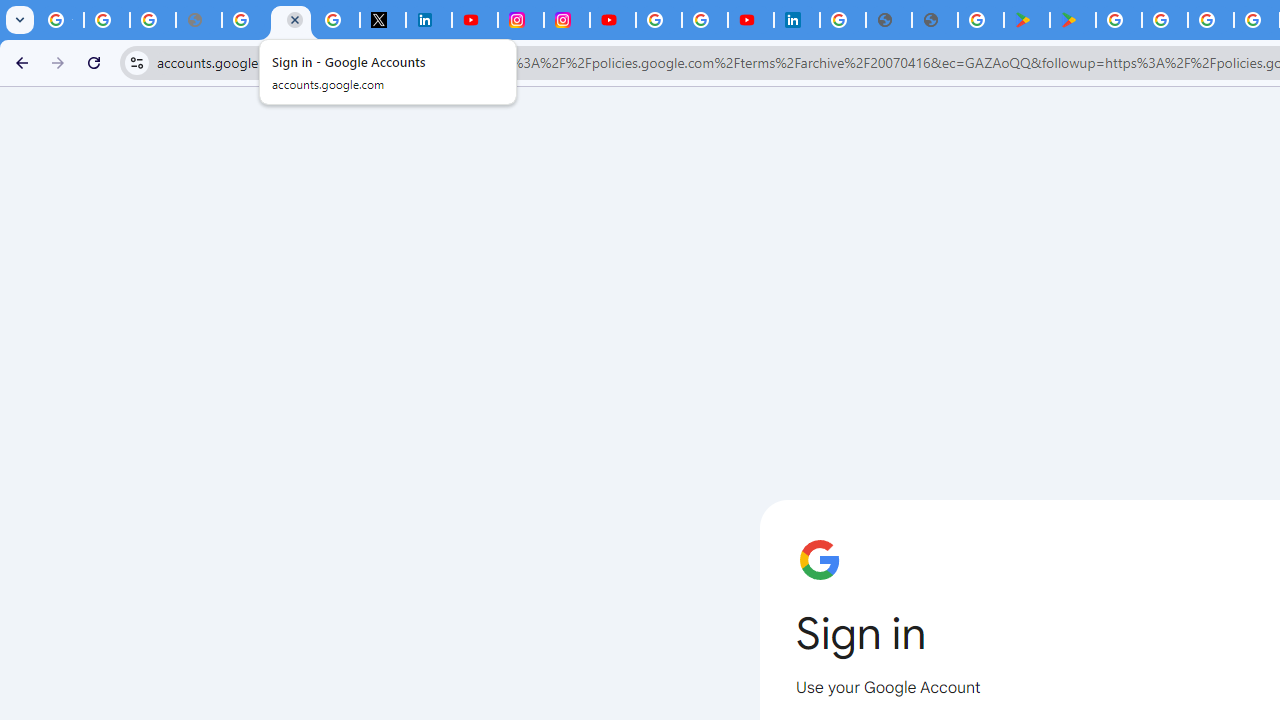 This screenshot has height=720, width=1280. I want to click on 'Android Apps on Google Play', so click(1026, 20).